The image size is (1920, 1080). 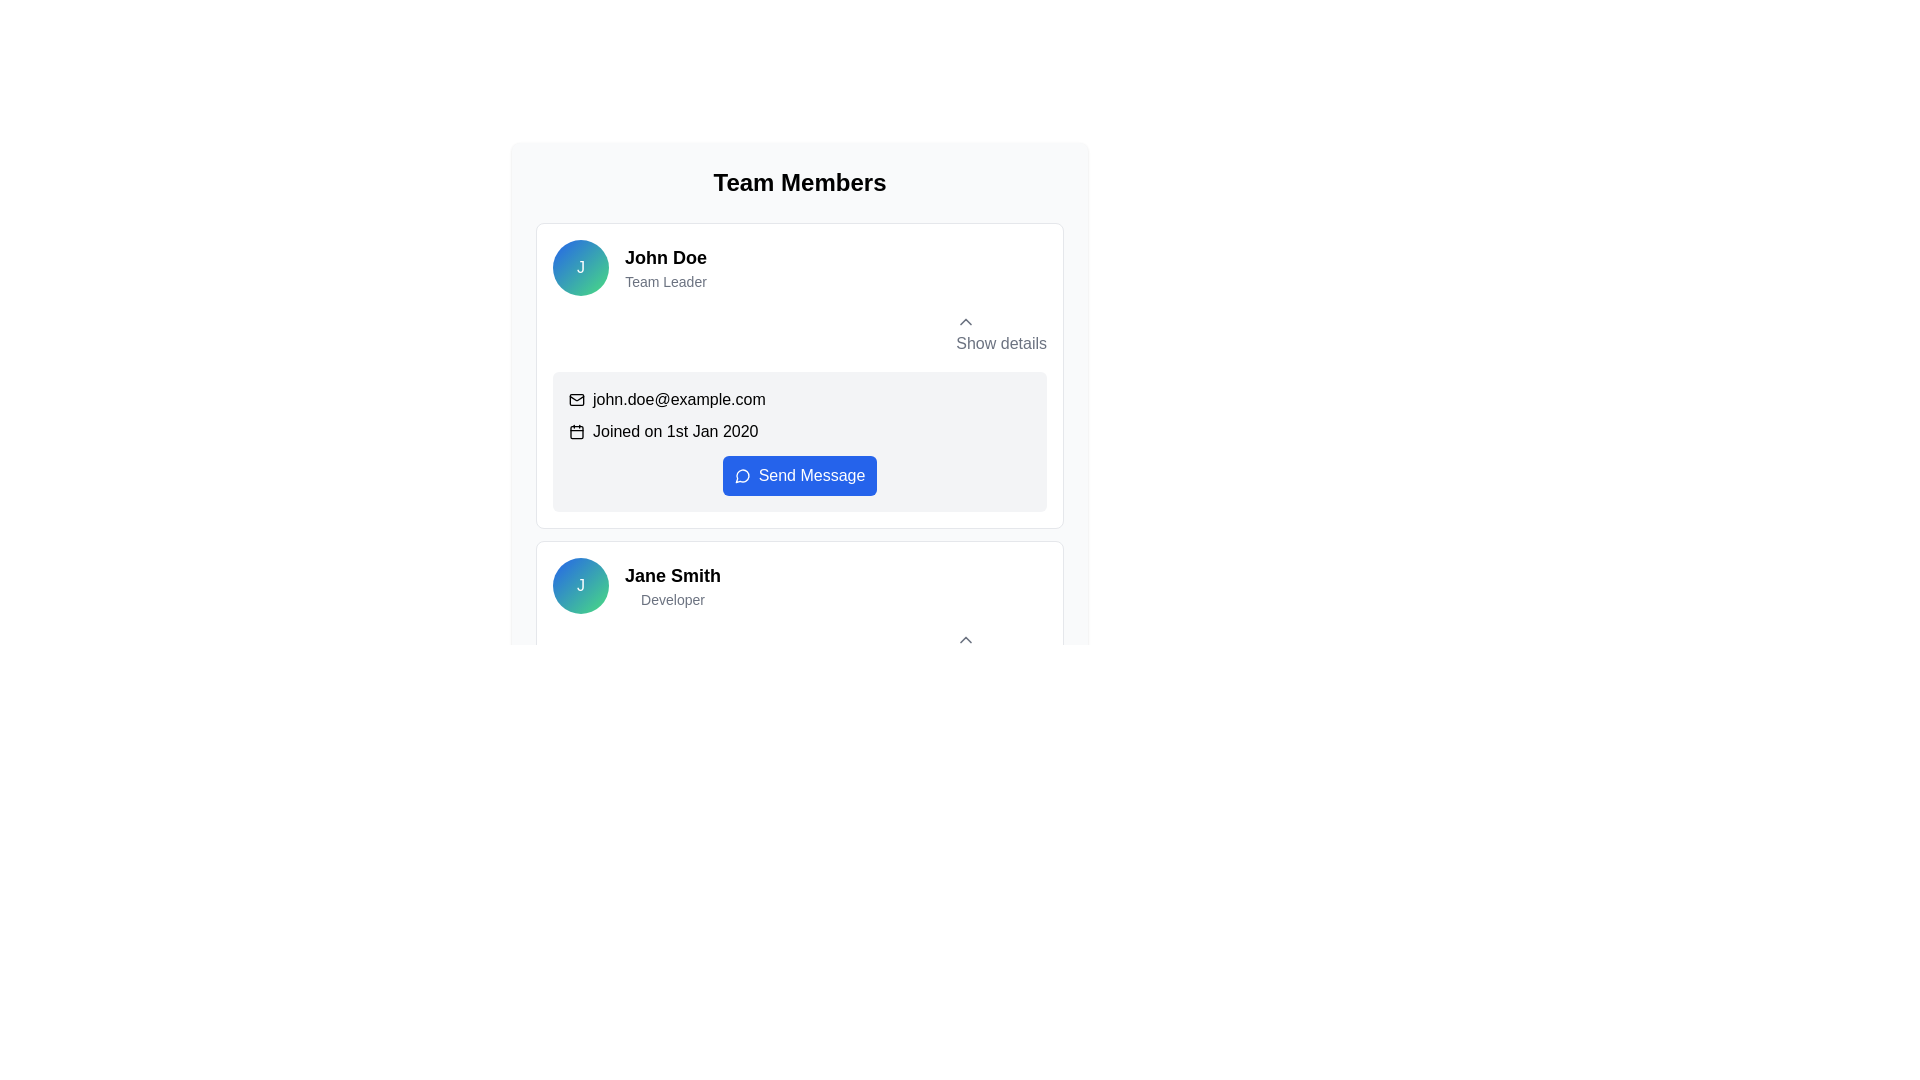 I want to click on the text label indicating the professional role of 'Jane Smith', which is positioned below her name in a card layout, so click(x=672, y=599).